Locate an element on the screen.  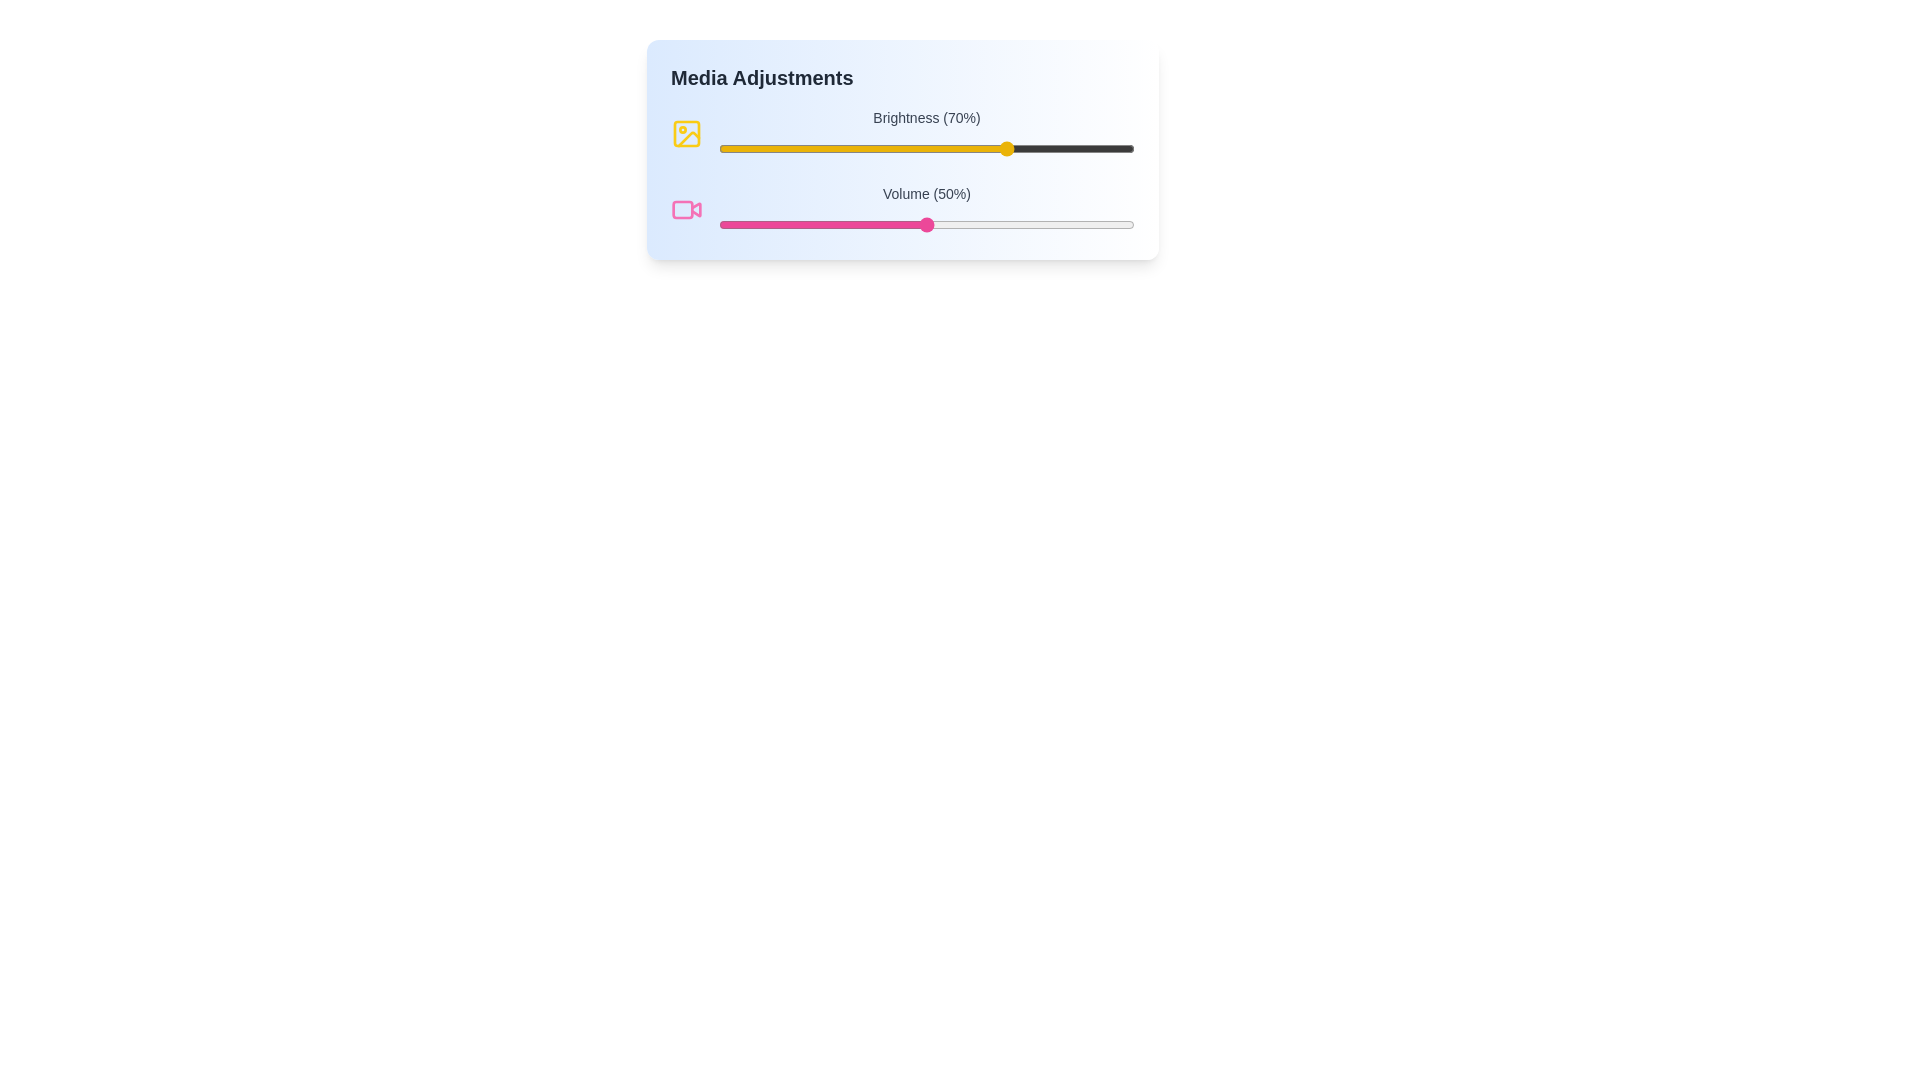
the image icon to explore its interactivity is located at coordinates (686, 134).